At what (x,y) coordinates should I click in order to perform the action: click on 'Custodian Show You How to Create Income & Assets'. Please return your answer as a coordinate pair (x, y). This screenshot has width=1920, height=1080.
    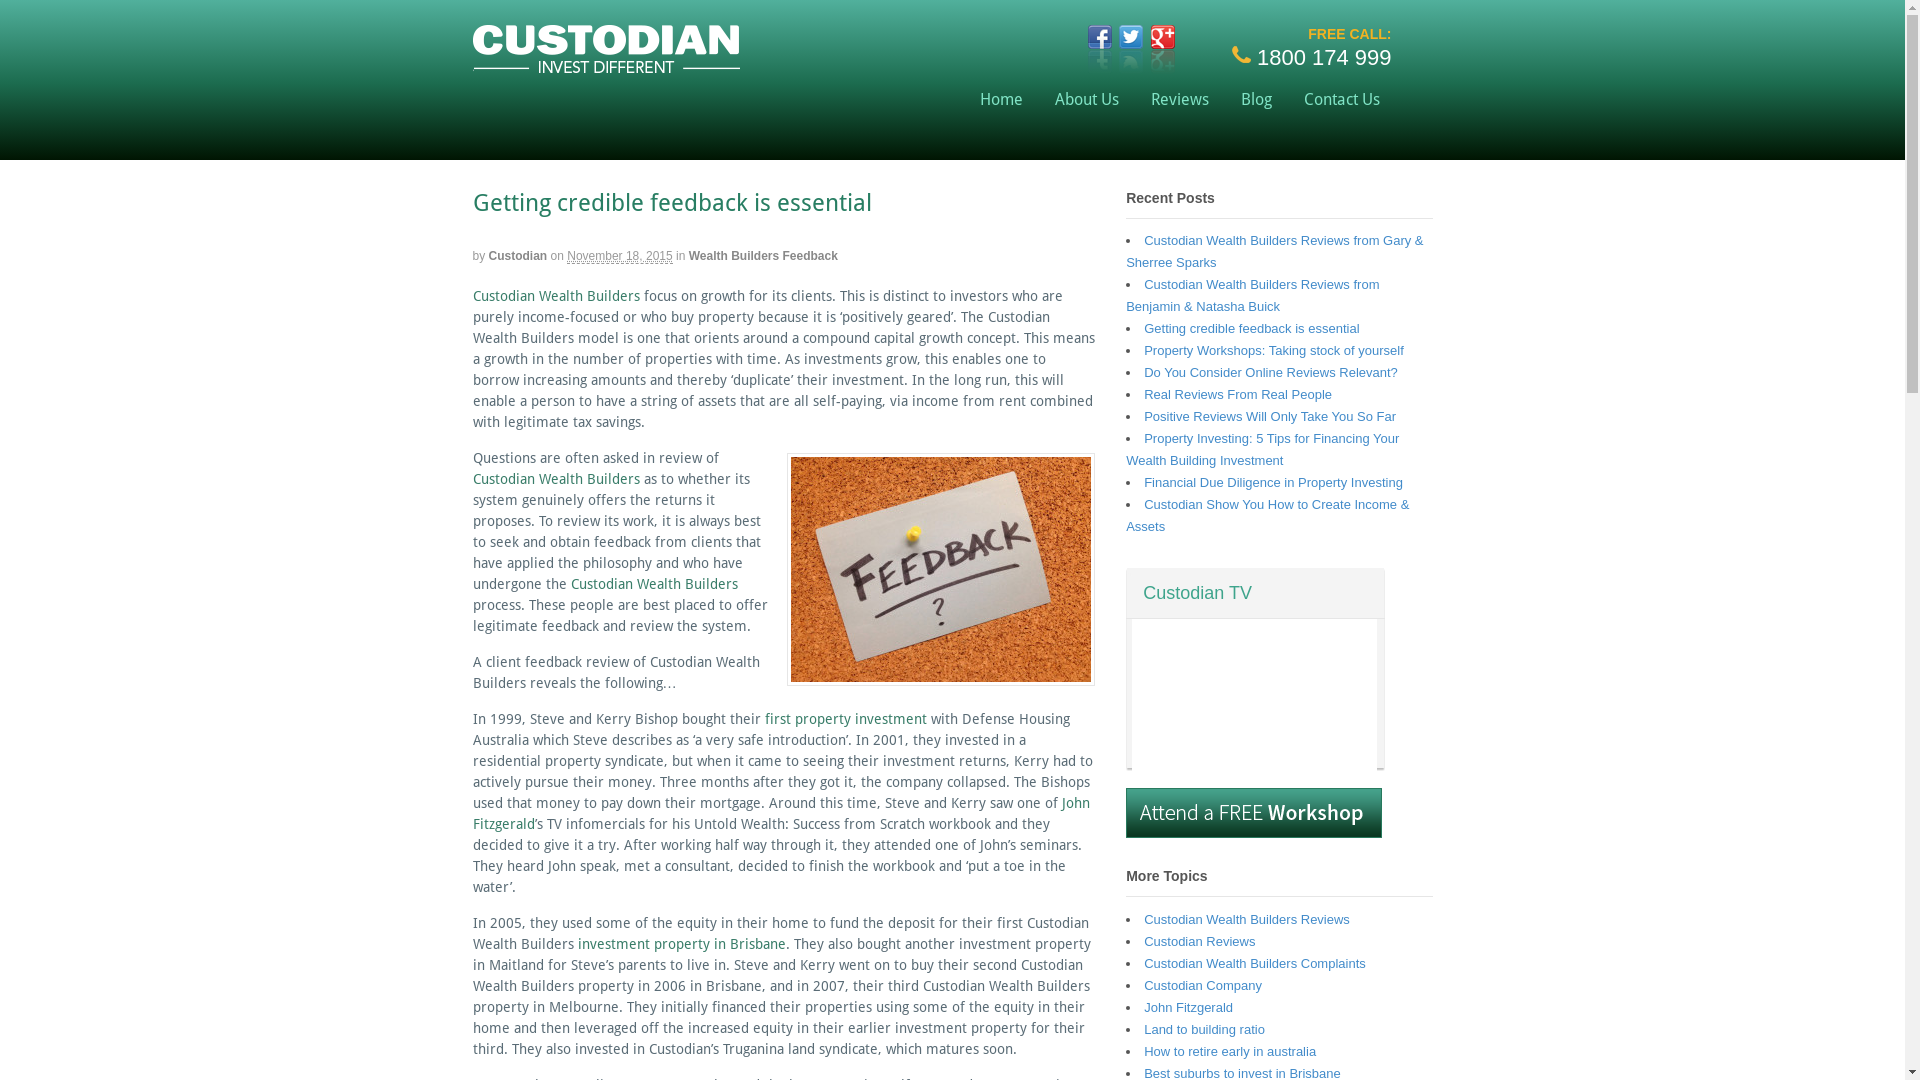
    Looking at the image, I should click on (1266, 514).